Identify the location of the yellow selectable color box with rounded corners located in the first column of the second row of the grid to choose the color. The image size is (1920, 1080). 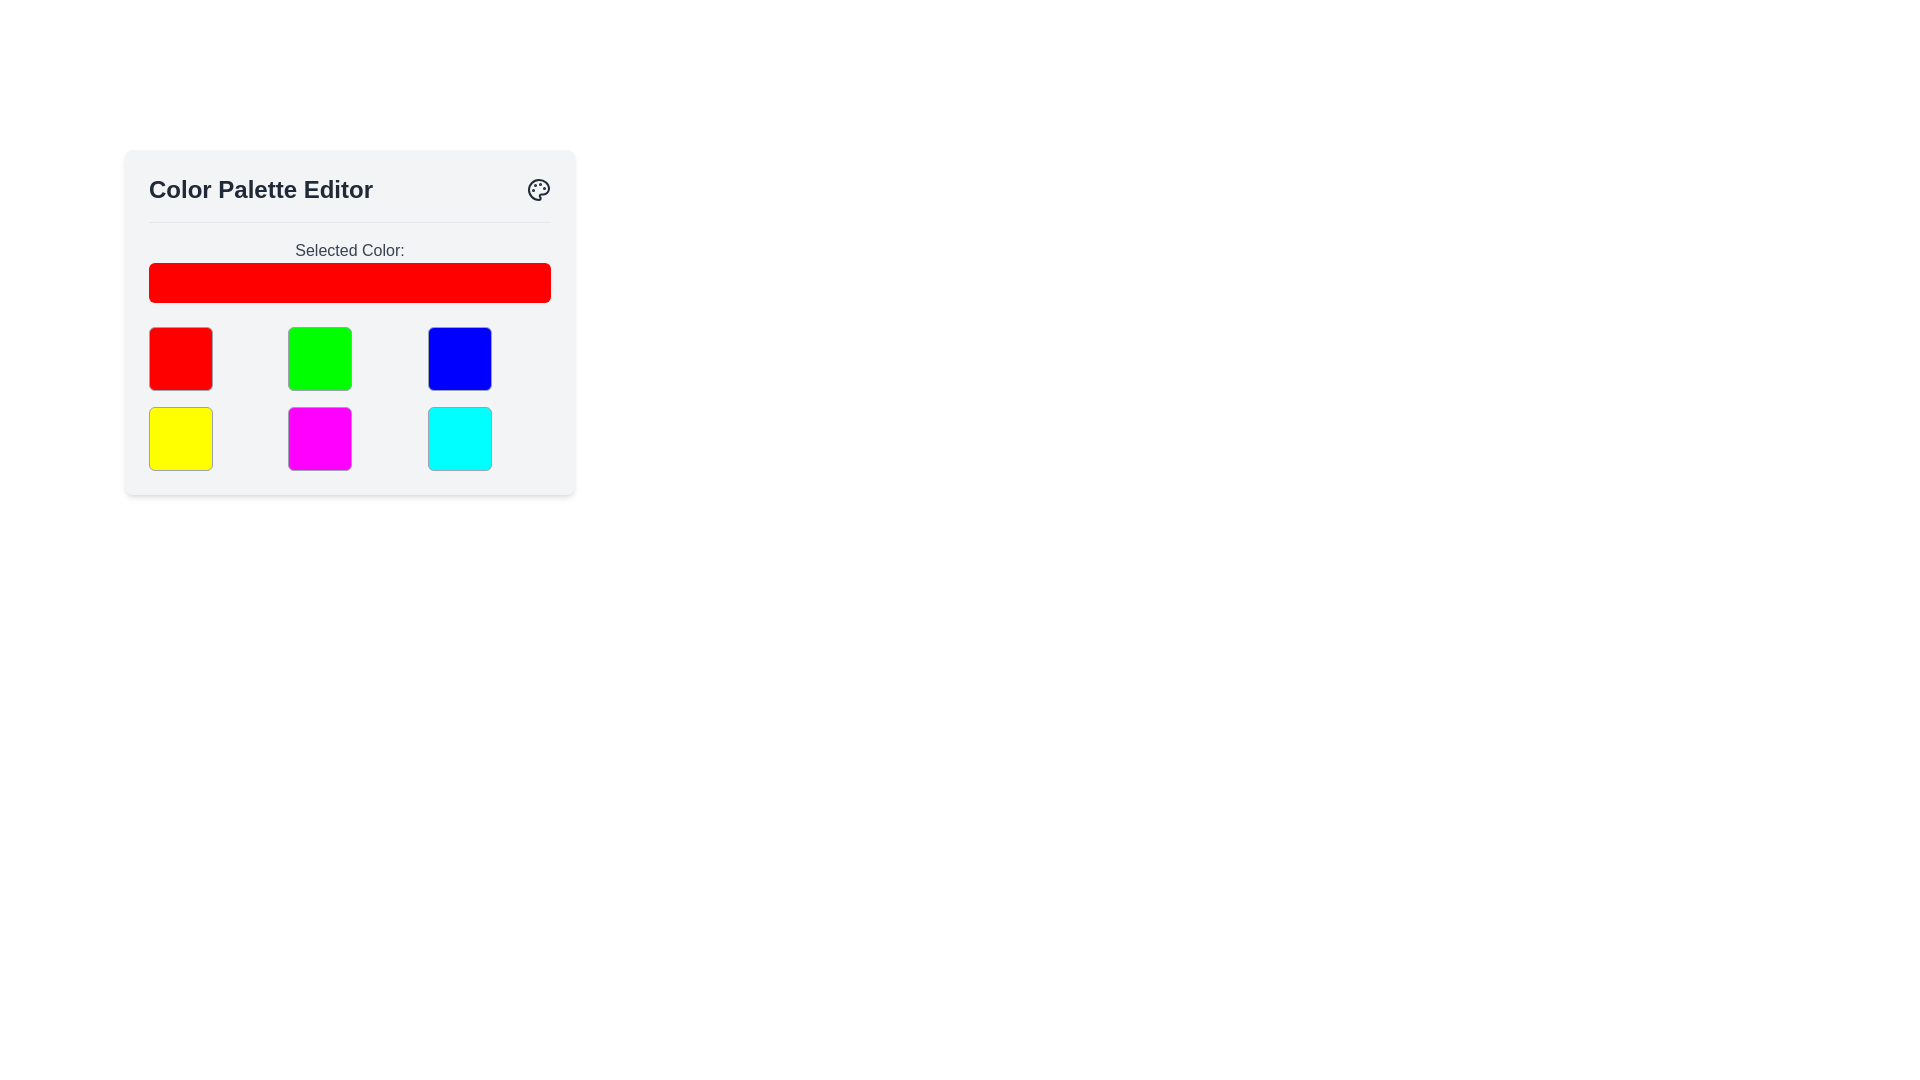
(181, 438).